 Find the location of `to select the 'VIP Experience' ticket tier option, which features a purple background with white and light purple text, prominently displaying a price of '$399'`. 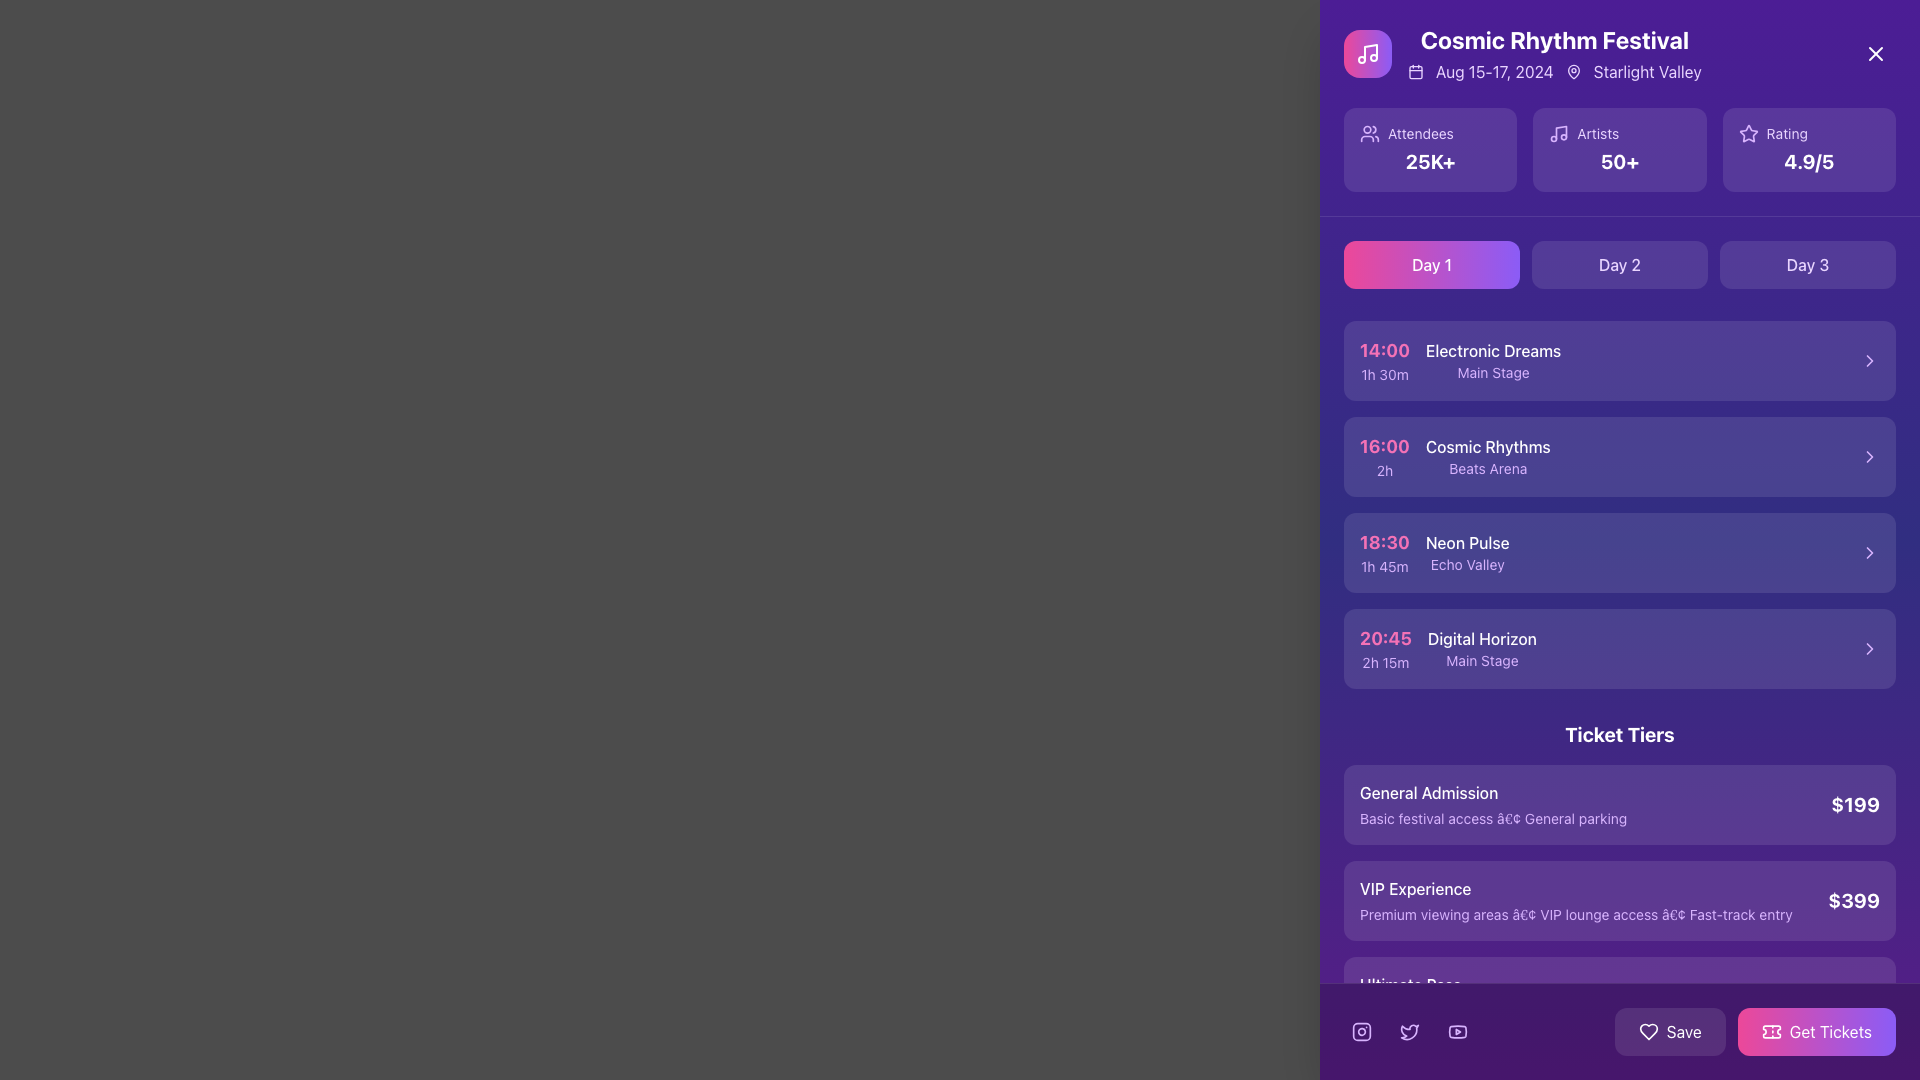

to select the 'VIP Experience' ticket tier option, which features a purple background with white and light purple text, prominently displaying a price of '$399' is located at coordinates (1620, 901).